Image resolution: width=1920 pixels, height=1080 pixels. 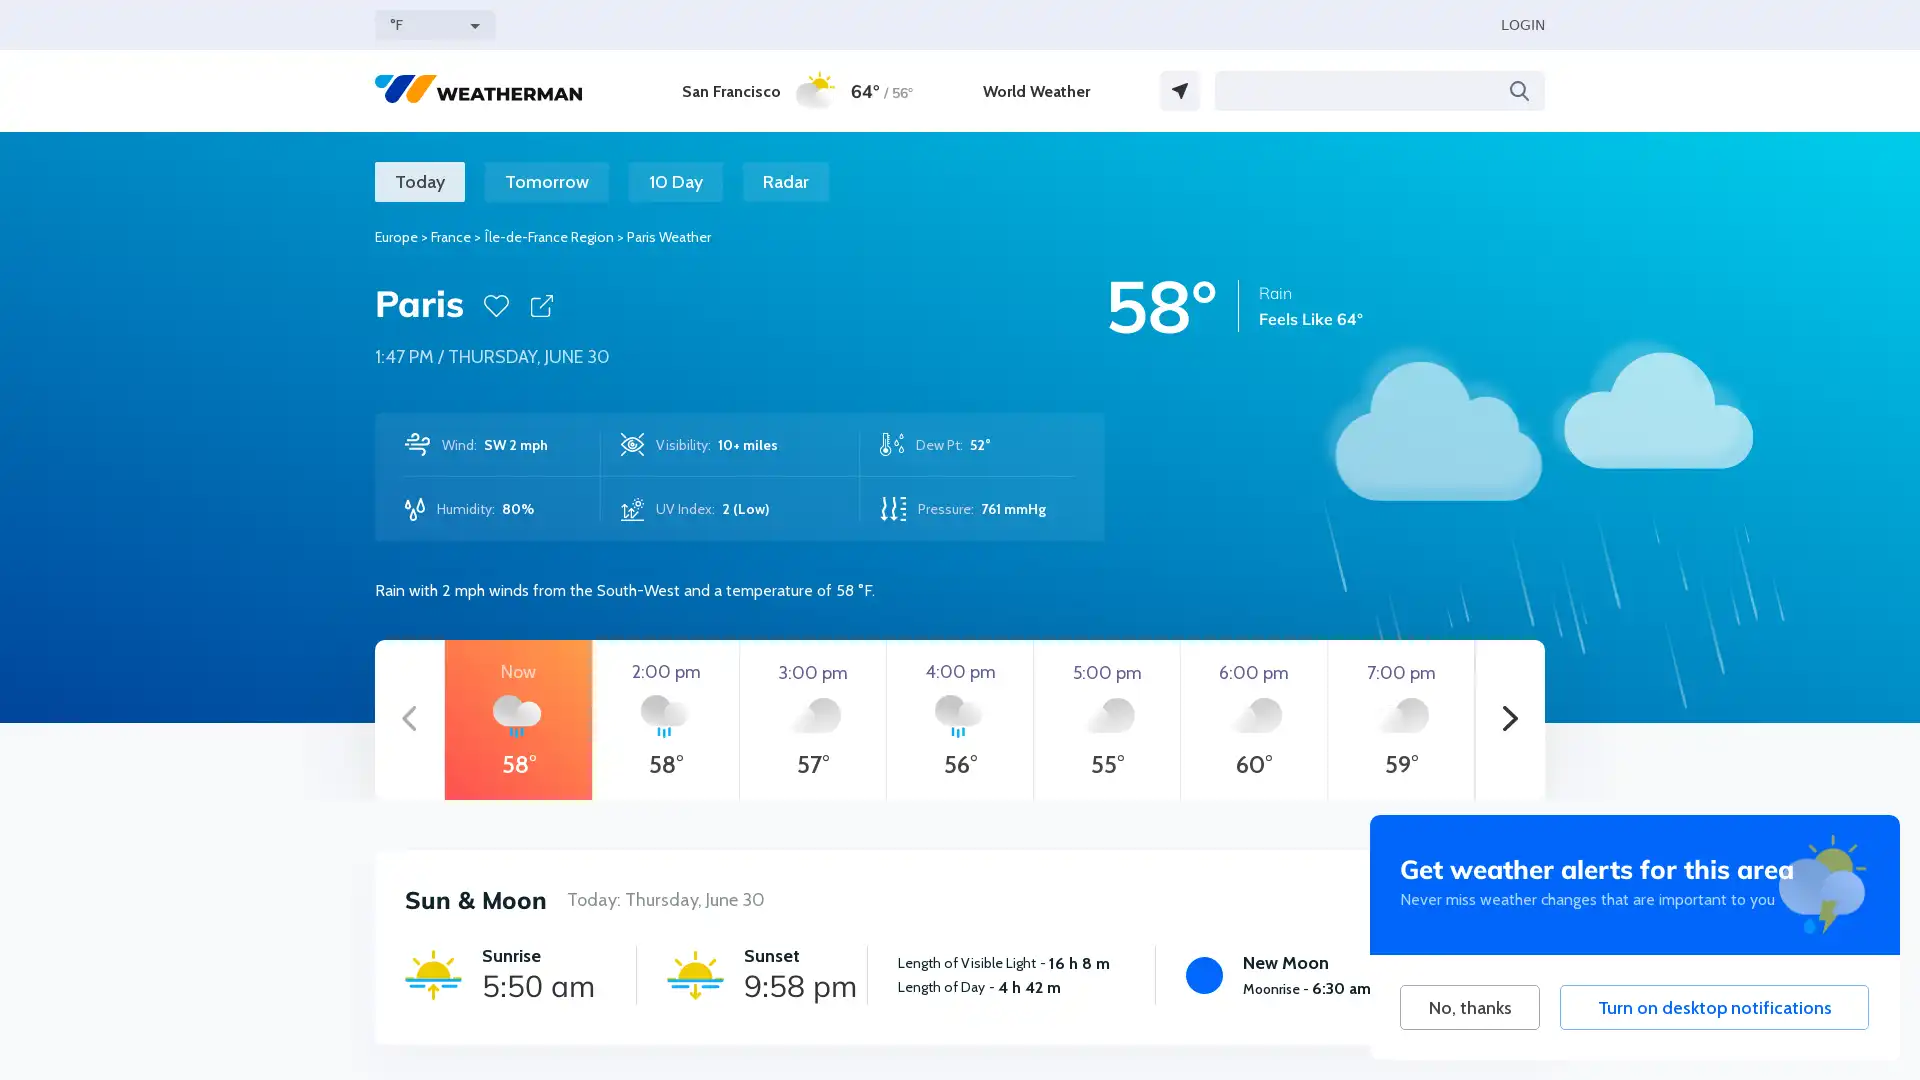 What do you see at coordinates (1510, 720) in the screenshot?
I see `Next hours` at bounding box center [1510, 720].